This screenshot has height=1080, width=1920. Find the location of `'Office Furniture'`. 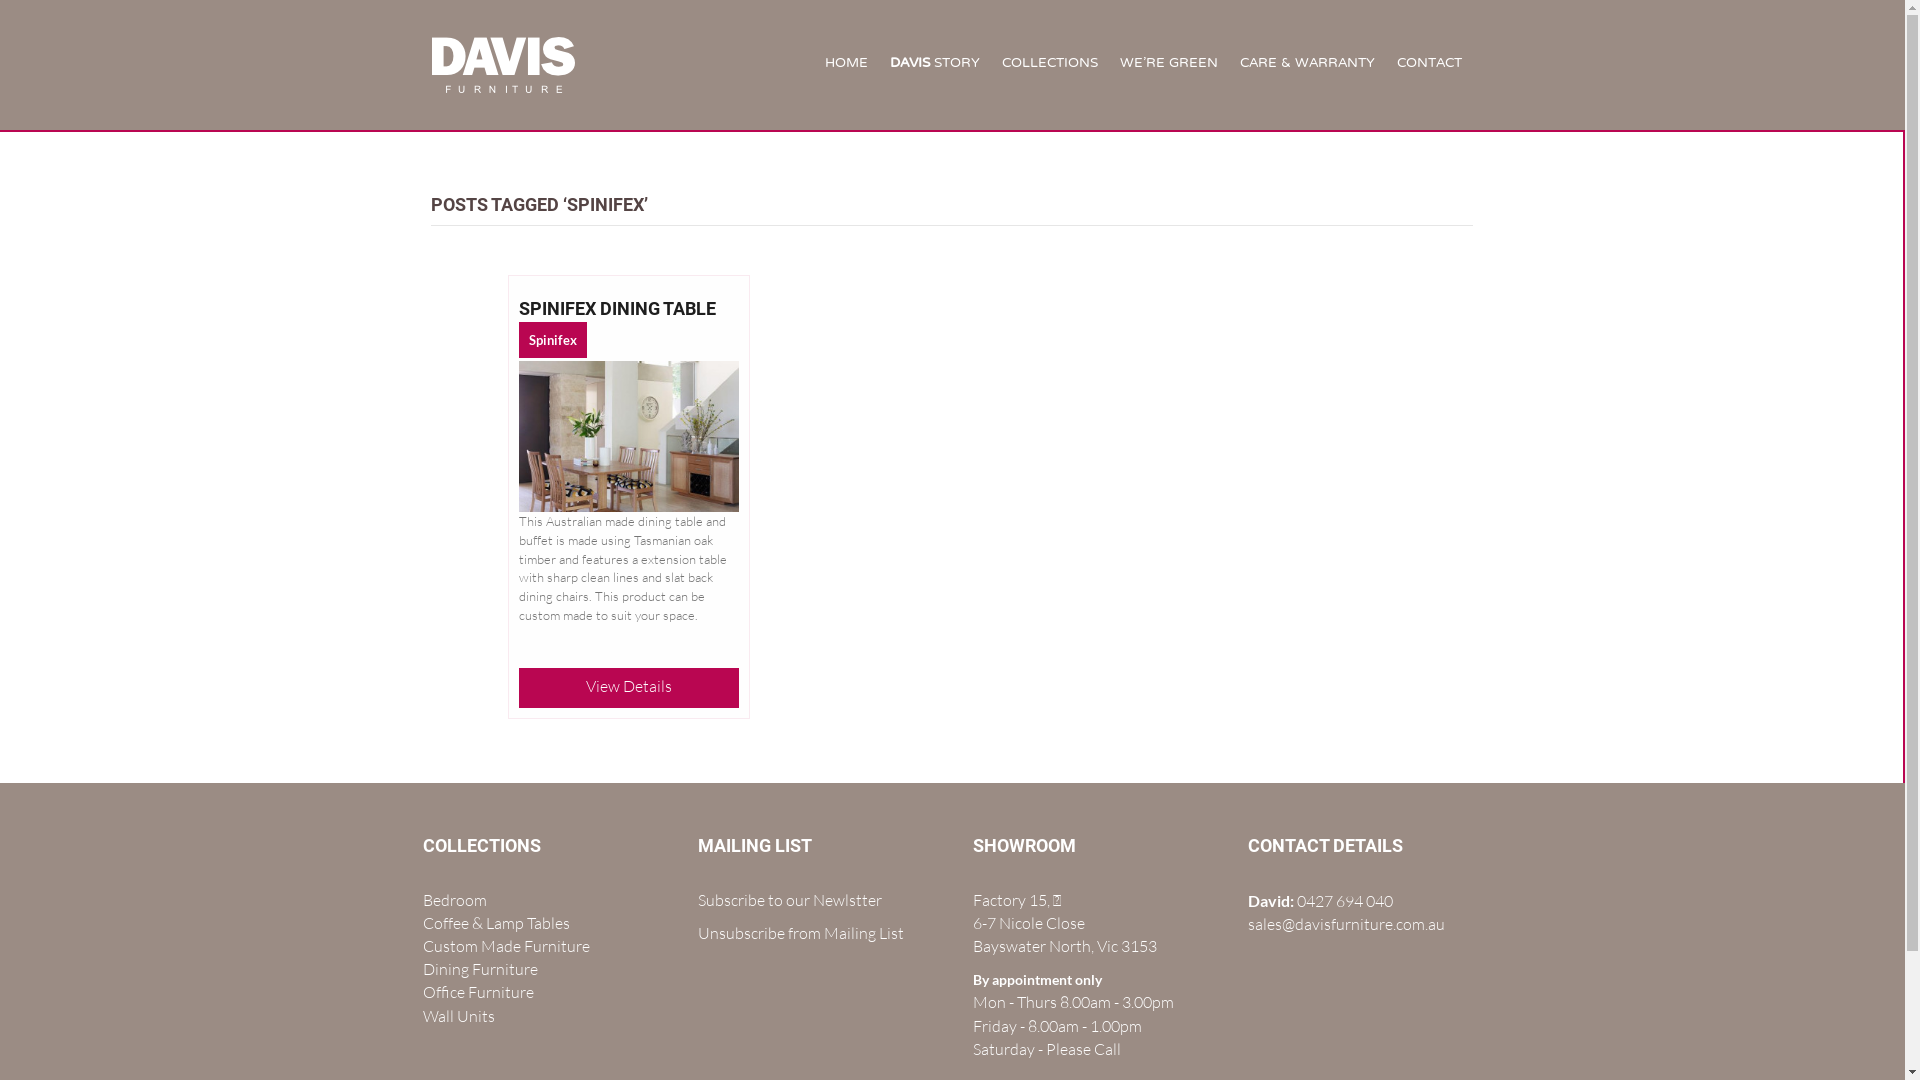

'Office Furniture' is located at coordinates (421, 991).